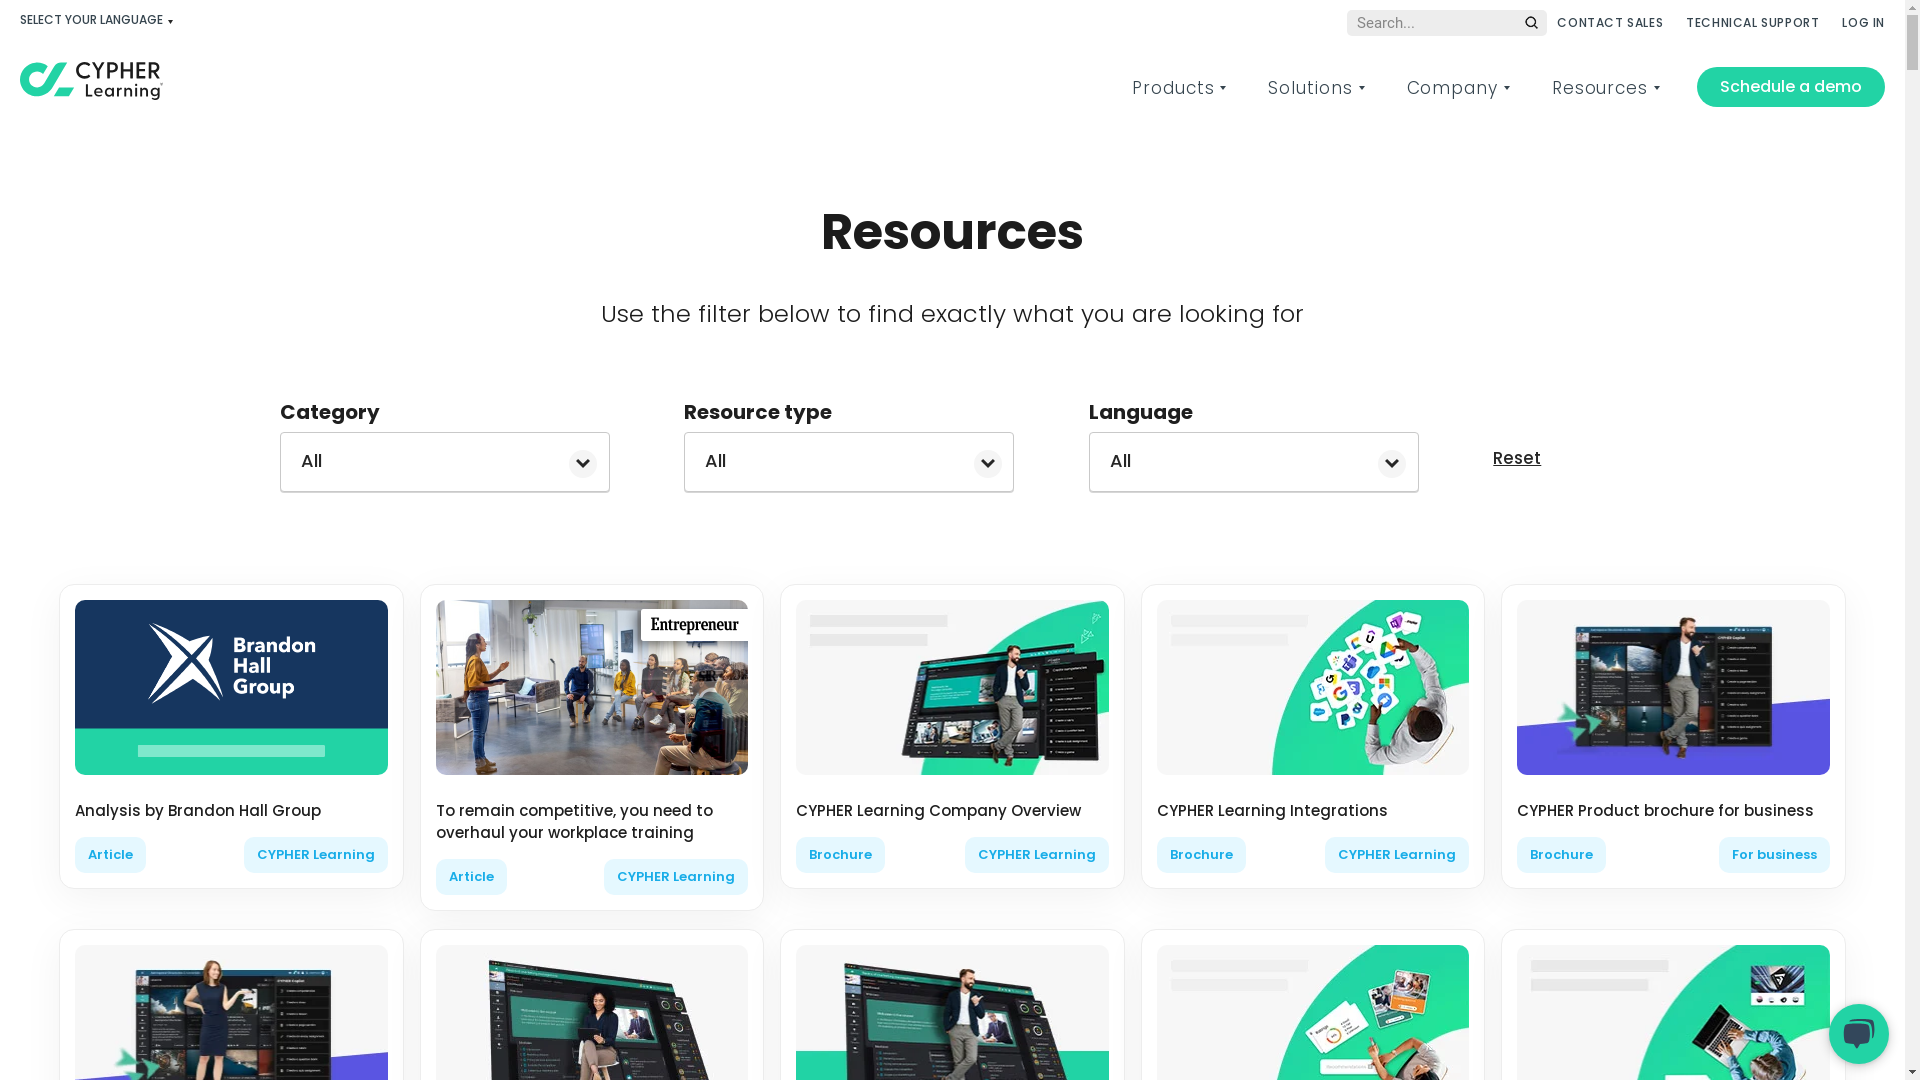 The height and width of the screenshot is (1080, 1920). I want to click on 'Resources', so click(1598, 87).